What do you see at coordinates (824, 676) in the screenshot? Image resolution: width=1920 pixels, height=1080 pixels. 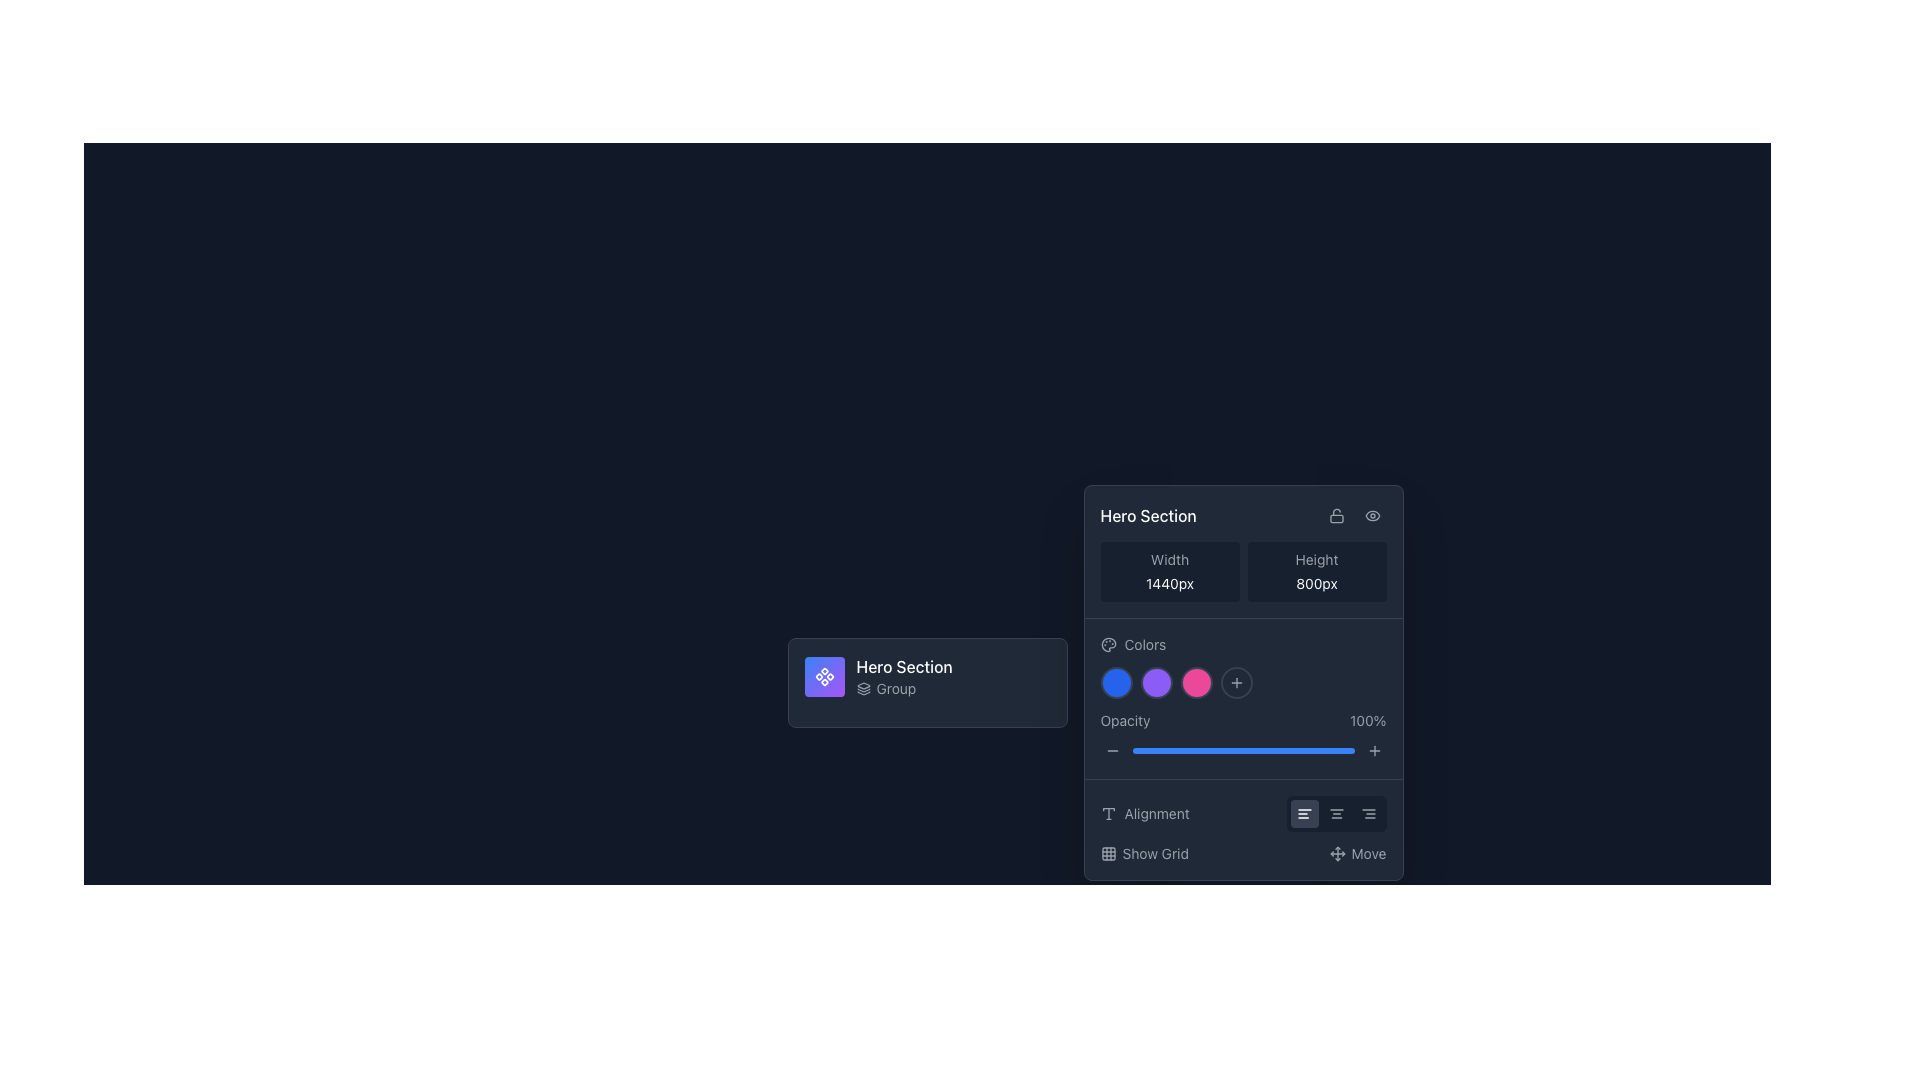 I see `the square icon with a gradient background transitioning from blue to purple, featuring a white cross-shaped arrangement of diamond nodes at its center, located above the text 'Hero Section Group'` at bounding box center [824, 676].